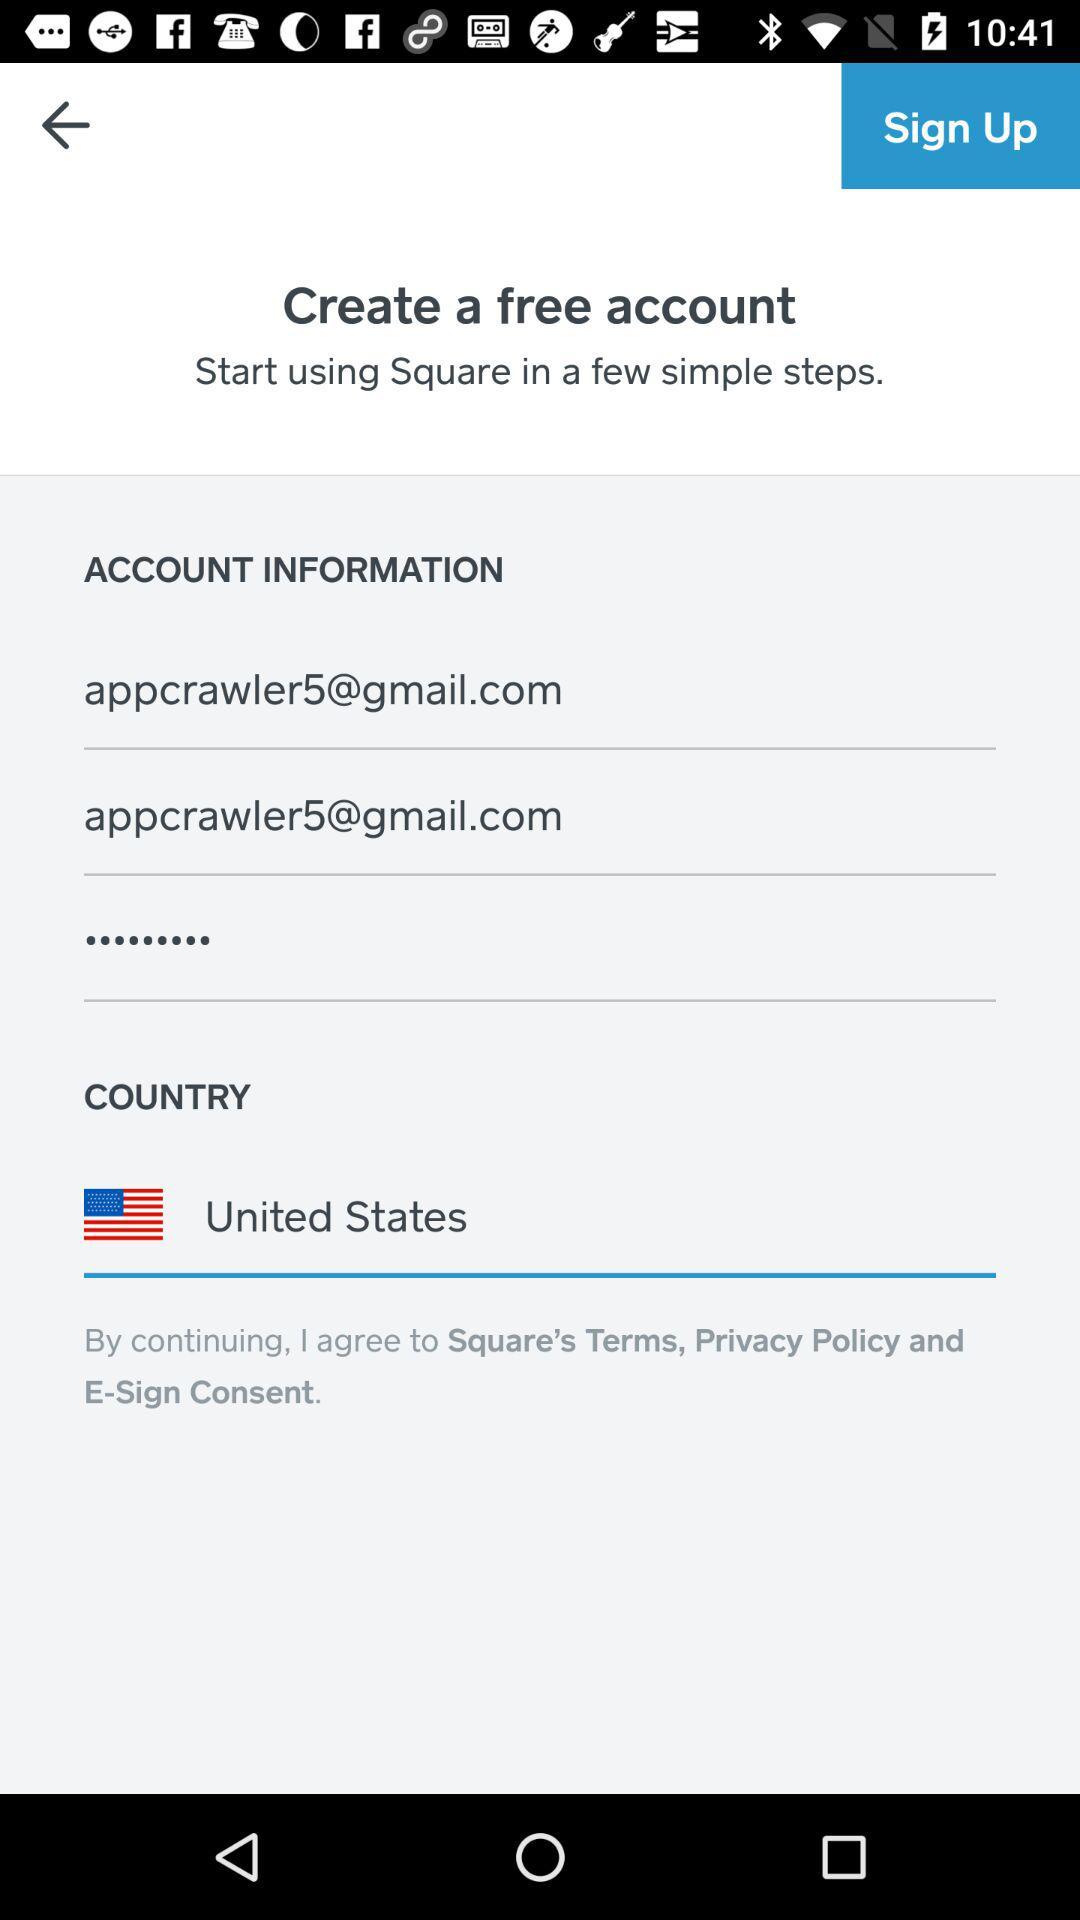 The image size is (1080, 1920). Describe the element at coordinates (540, 1213) in the screenshot. I see `the icon below the country icon` at that location.